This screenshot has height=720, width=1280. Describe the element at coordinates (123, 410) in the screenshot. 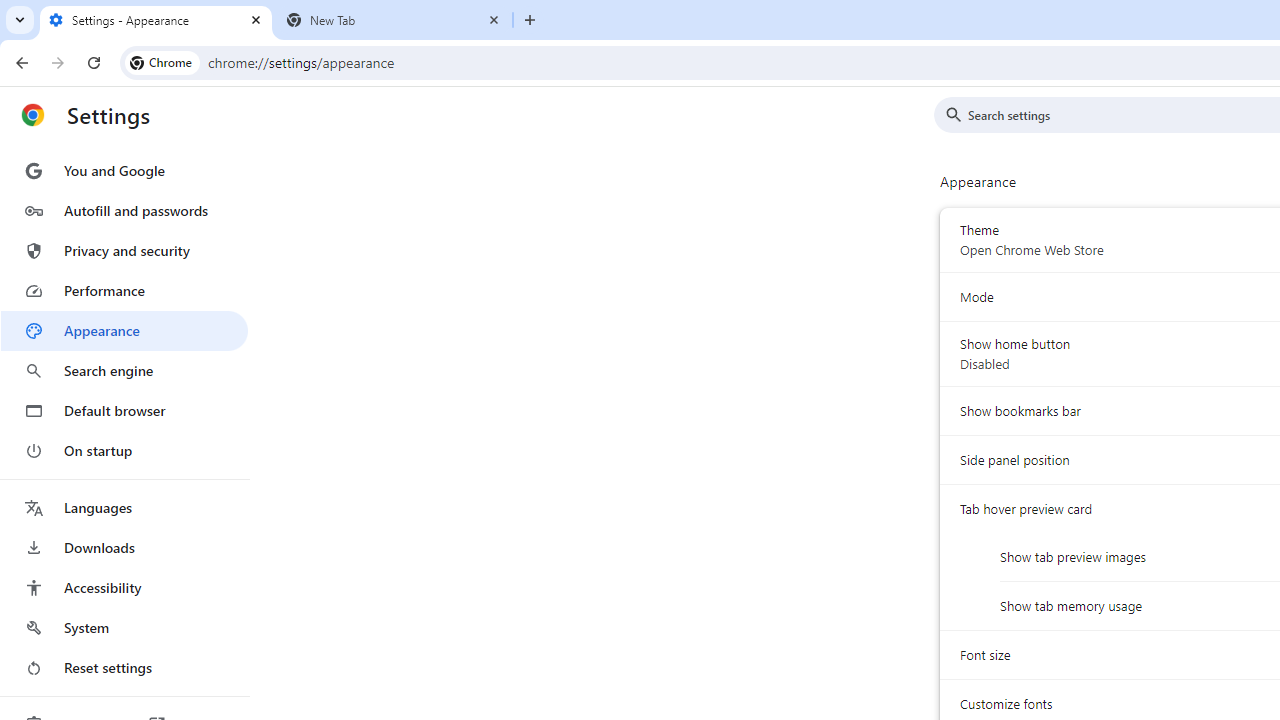

I see `'Default browser'` at that location.